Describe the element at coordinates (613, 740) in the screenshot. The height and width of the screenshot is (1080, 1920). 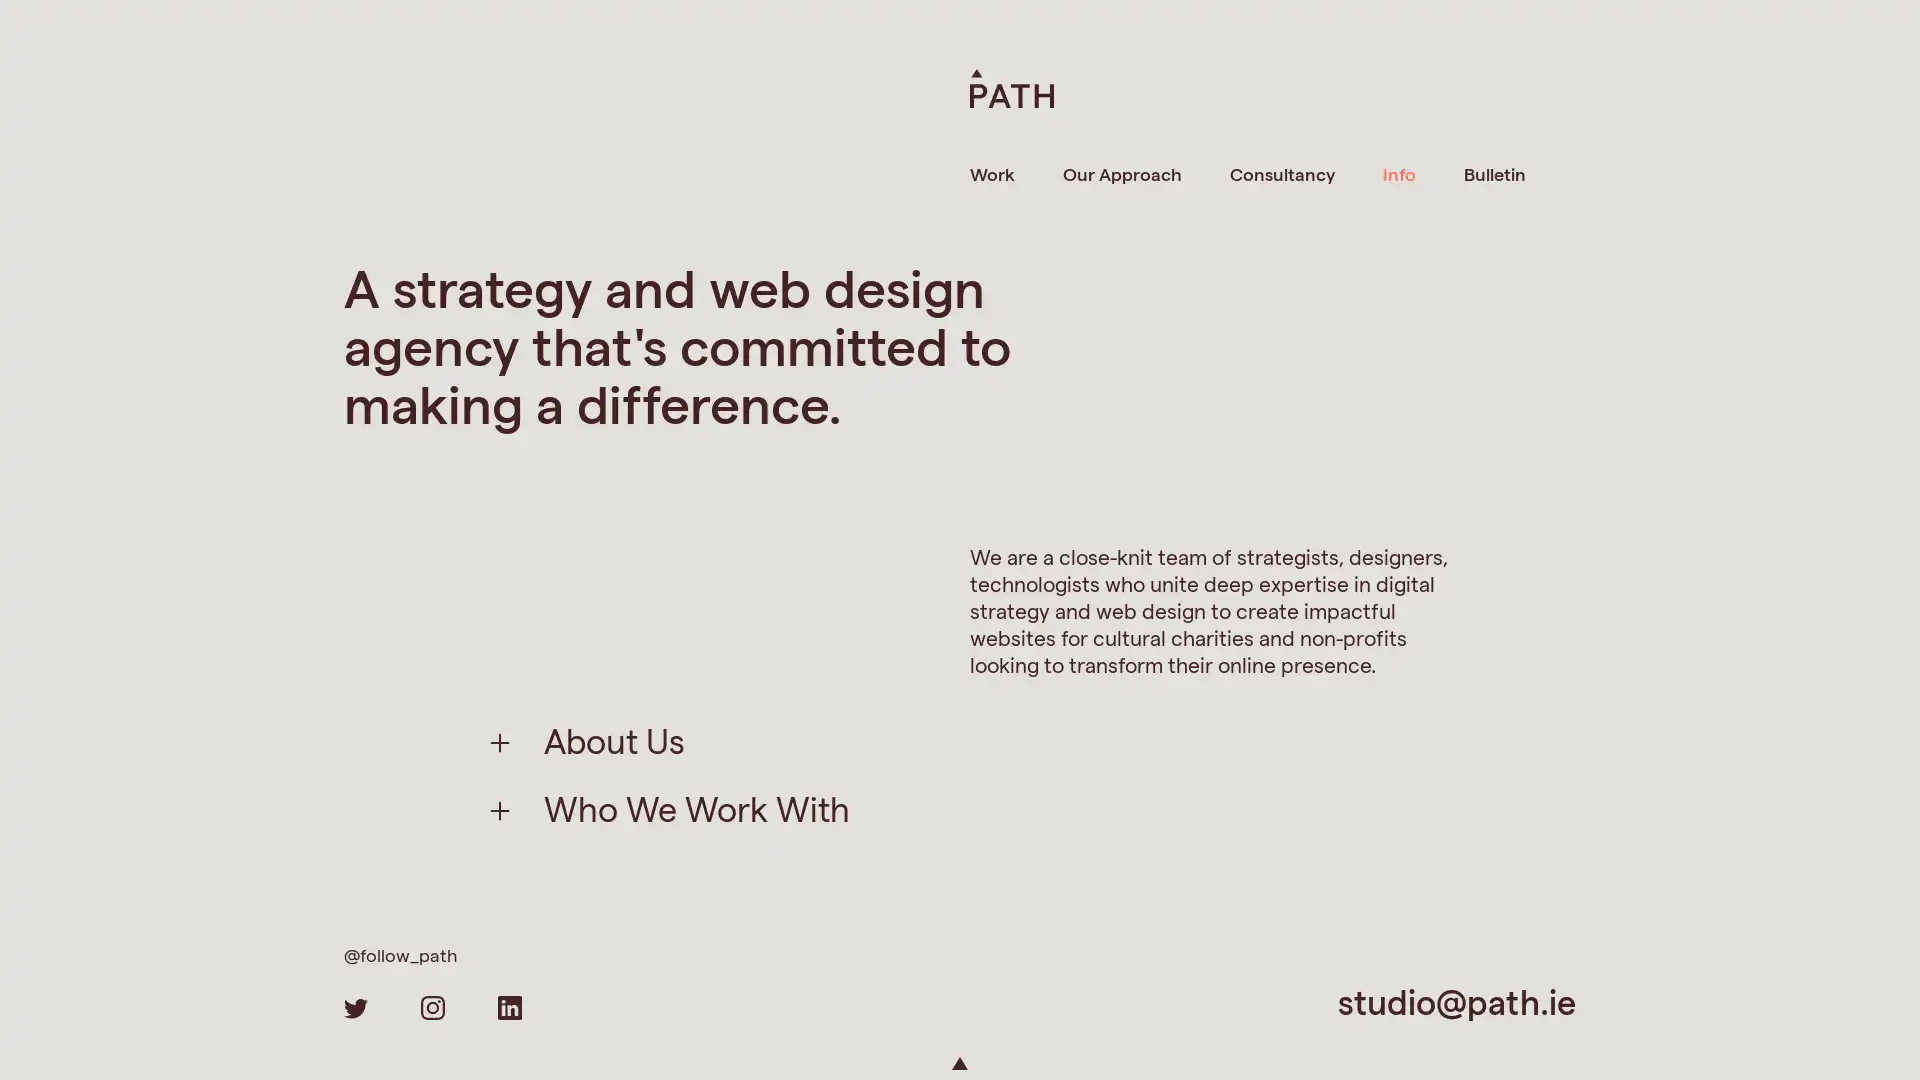
I see `About Us` at that location.